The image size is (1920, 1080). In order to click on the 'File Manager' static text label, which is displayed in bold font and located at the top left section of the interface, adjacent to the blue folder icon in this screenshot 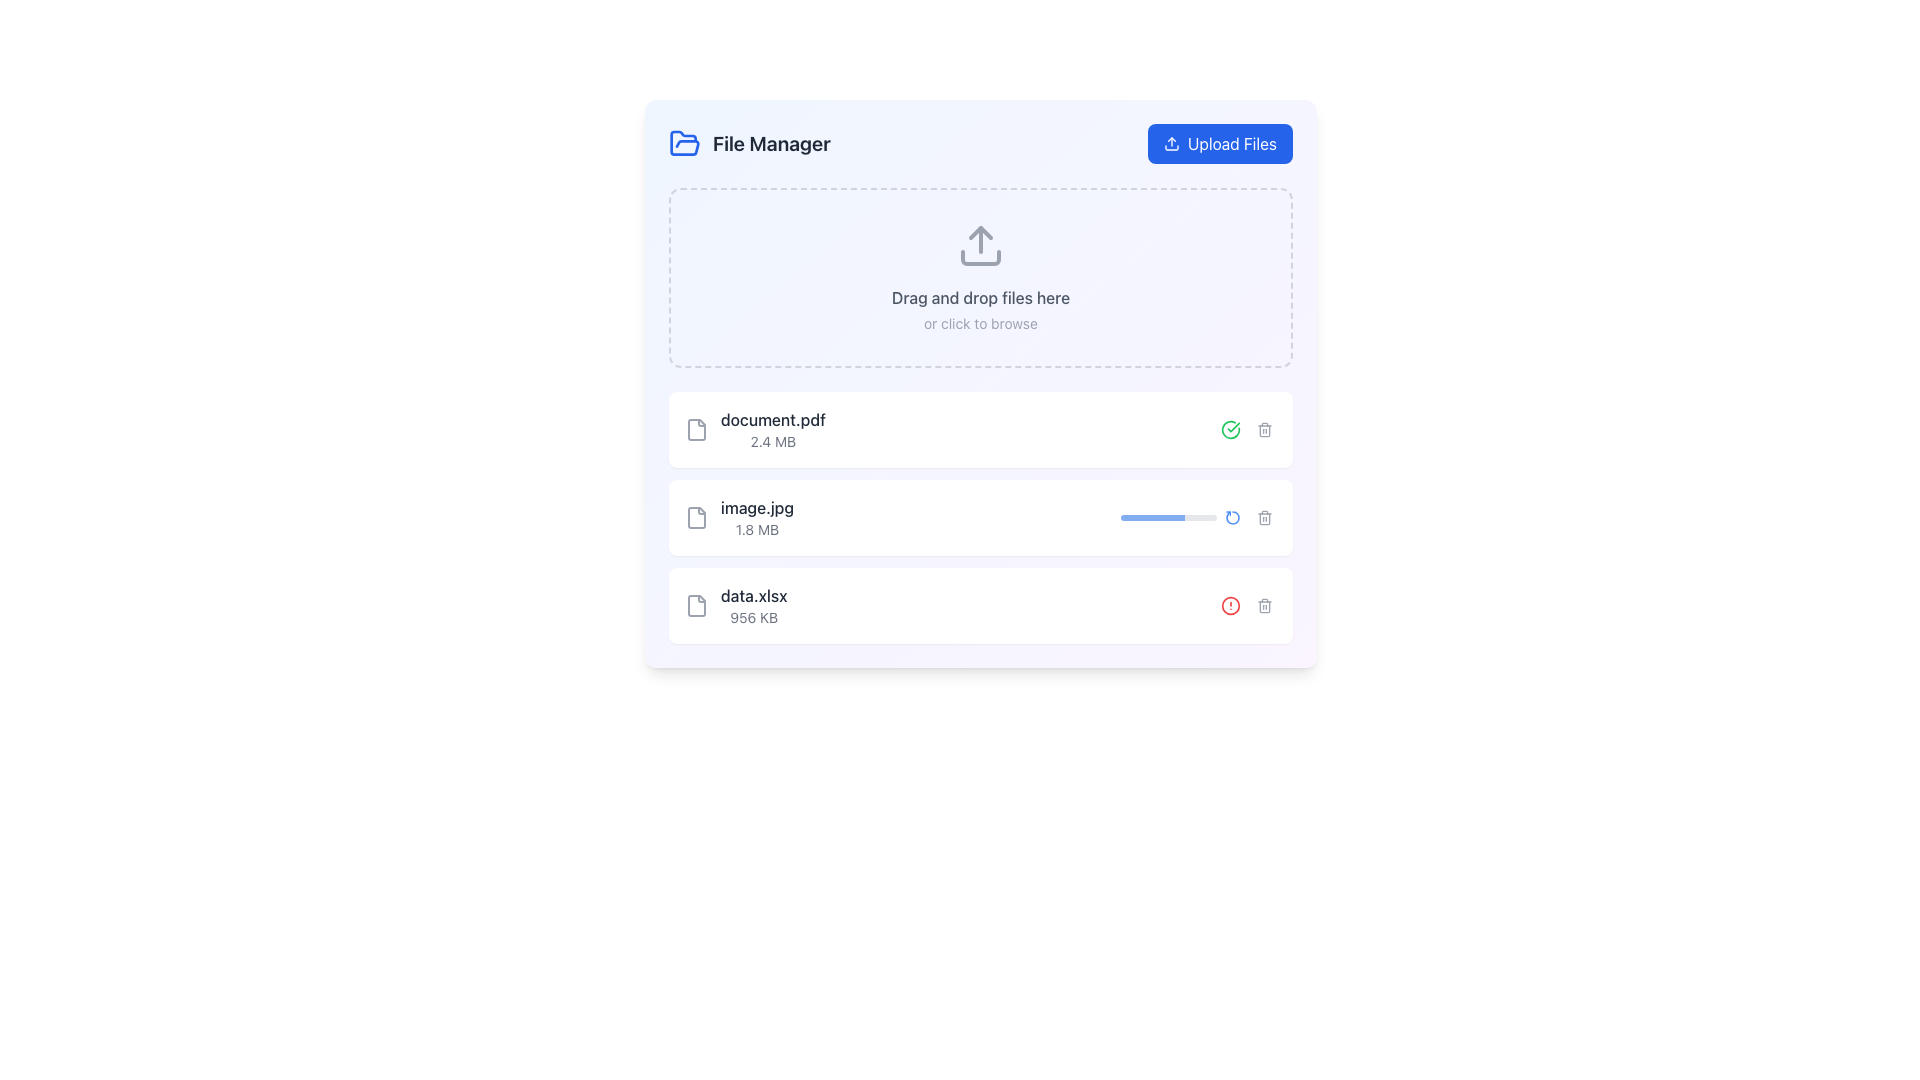, I will do `click(748, 142)`.